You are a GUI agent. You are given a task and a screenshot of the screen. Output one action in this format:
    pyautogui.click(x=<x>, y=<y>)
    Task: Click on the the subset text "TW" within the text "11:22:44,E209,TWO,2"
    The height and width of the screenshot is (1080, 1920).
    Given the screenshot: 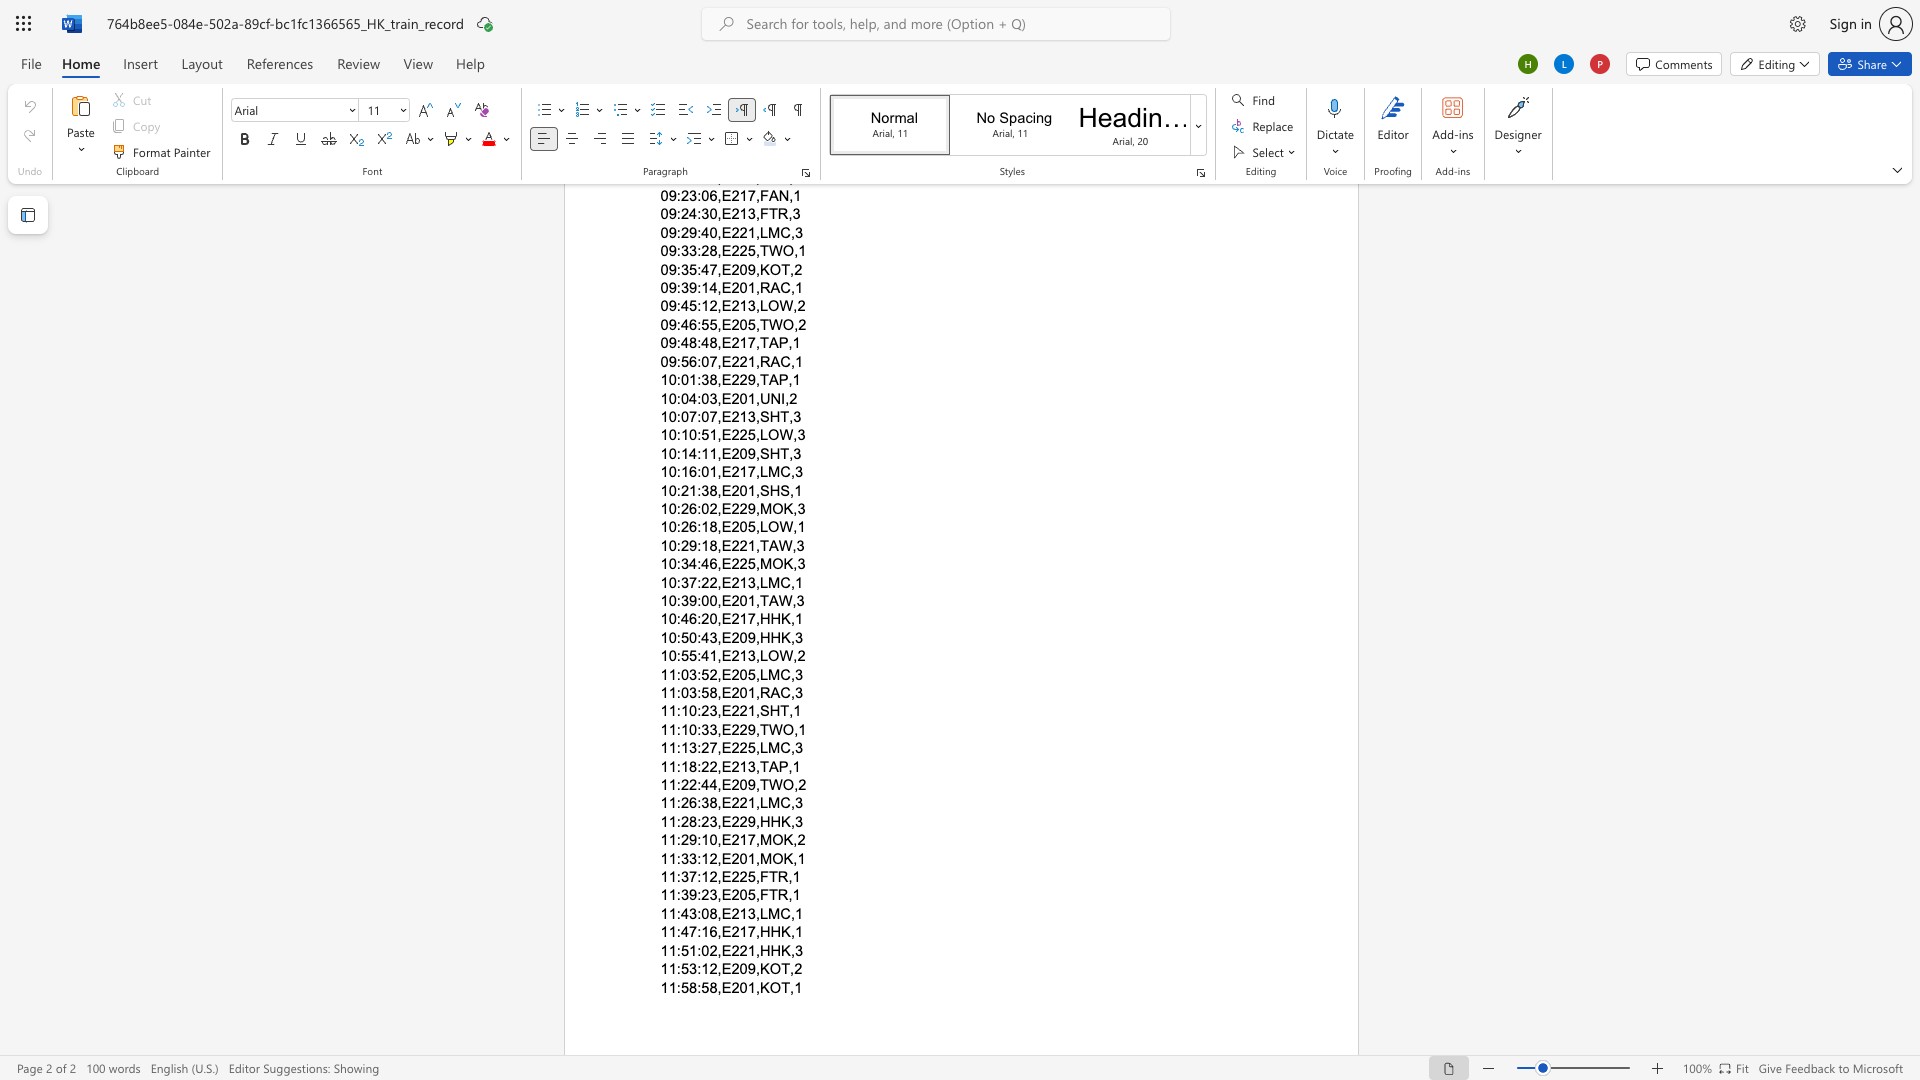 What is the action you would take?
    pyautogui.click(x=758, y=784)
    